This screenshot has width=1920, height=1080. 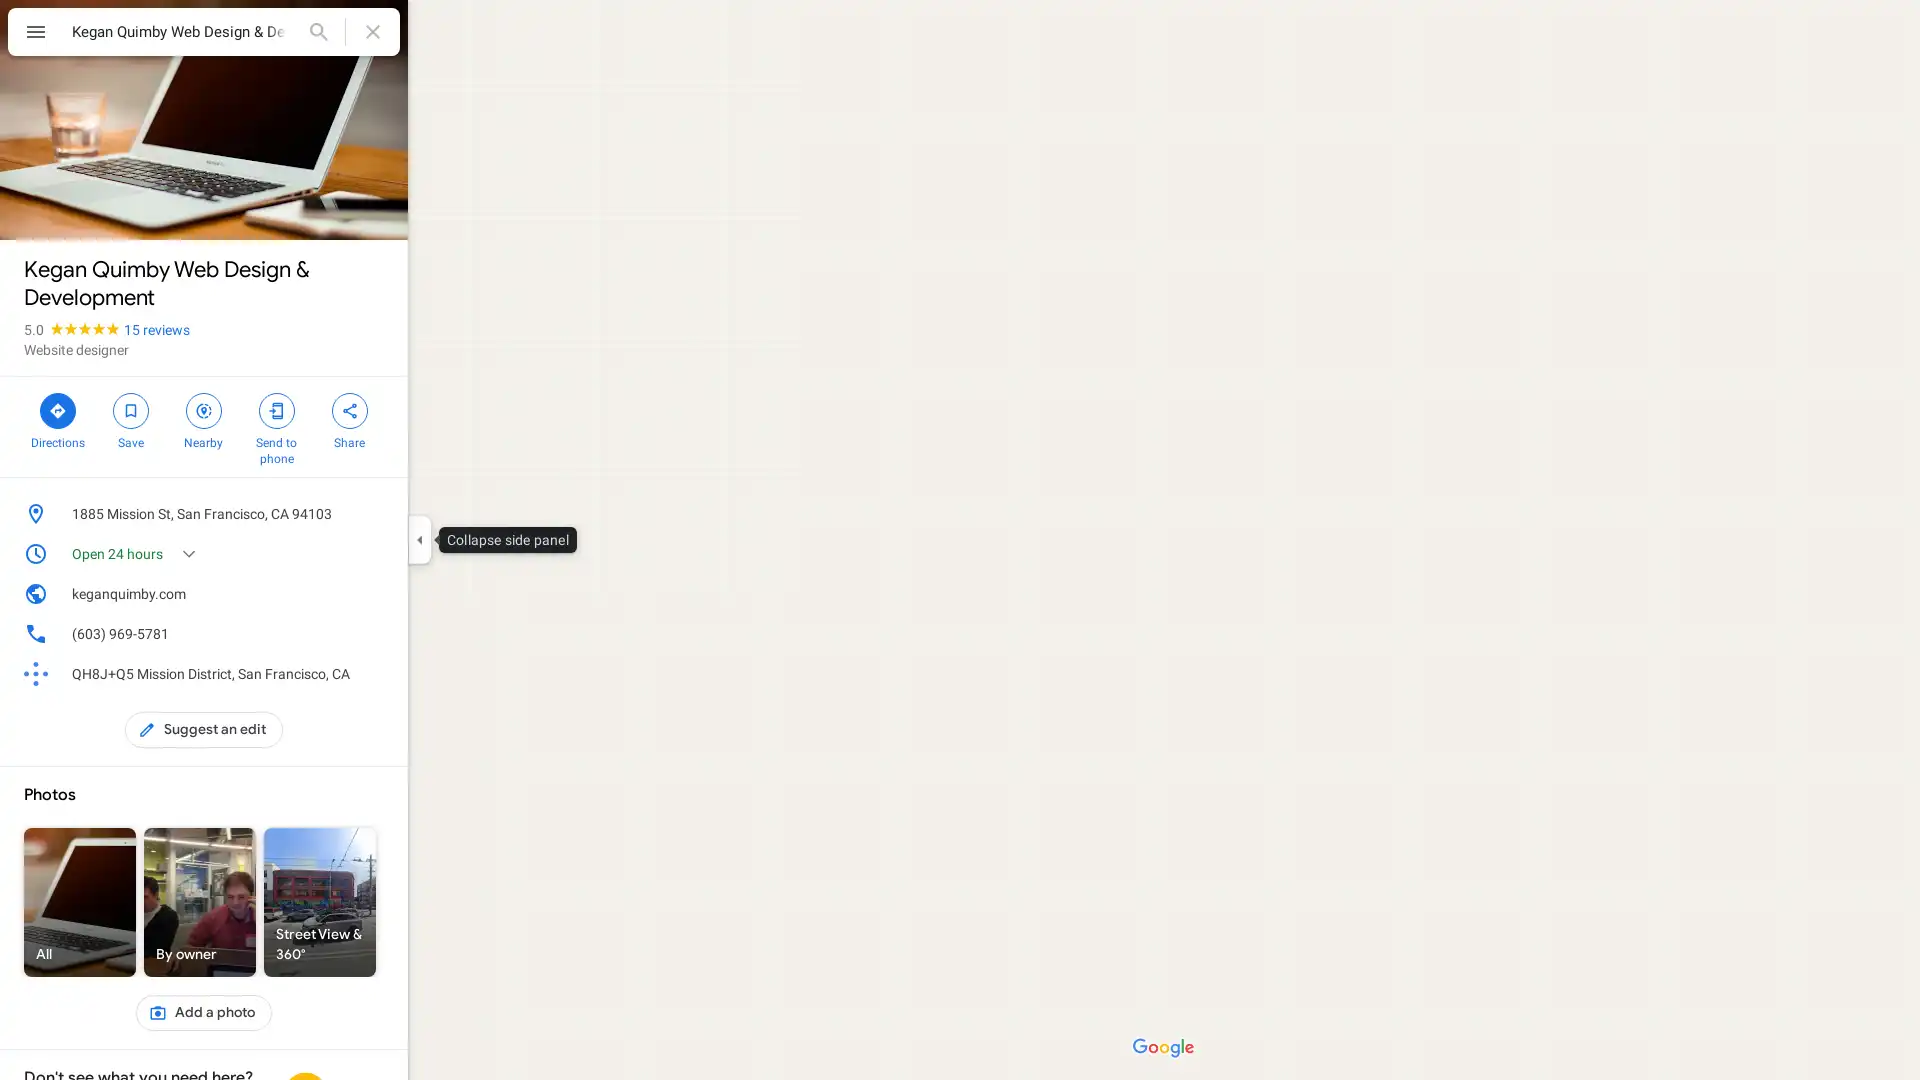 What do you see at coordinates (275, 426) in the screenshot?
I see `Send Kegan Quimby Web Design & Development to your phone` at bounding box center [275, 426].